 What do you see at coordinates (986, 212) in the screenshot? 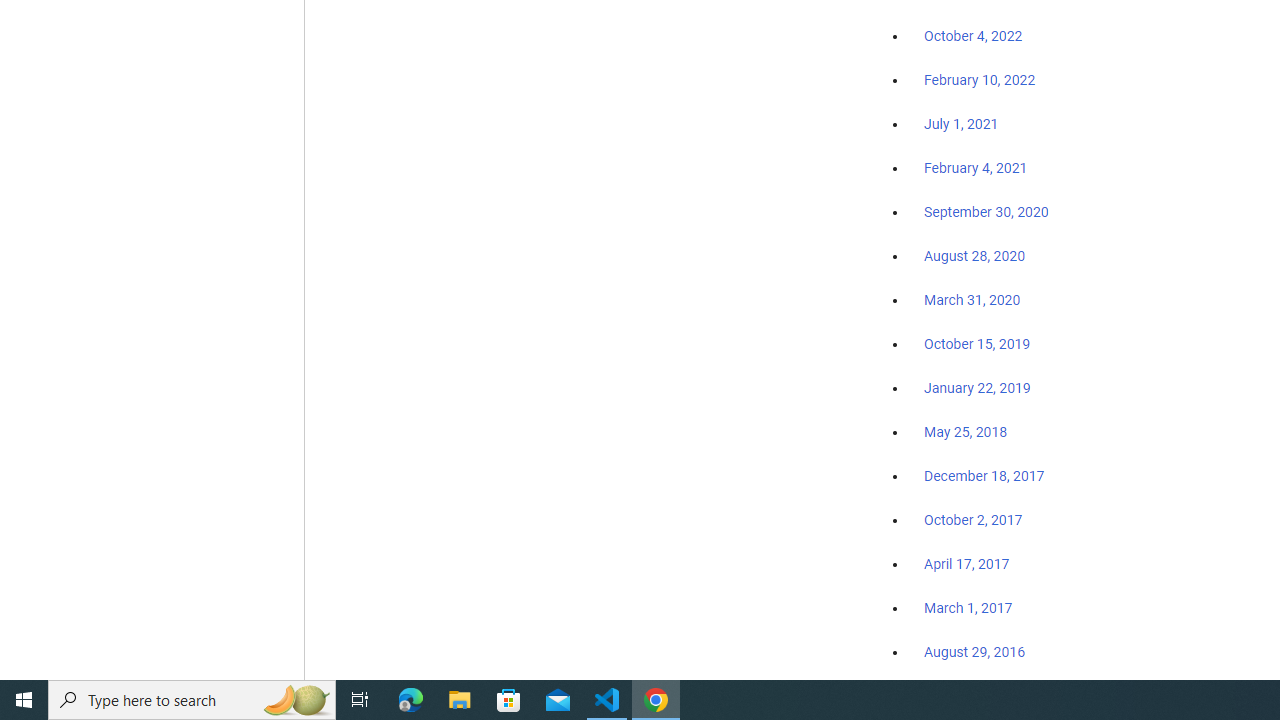
I see `'September 30, 2020'` at bounding box center [986, 212].